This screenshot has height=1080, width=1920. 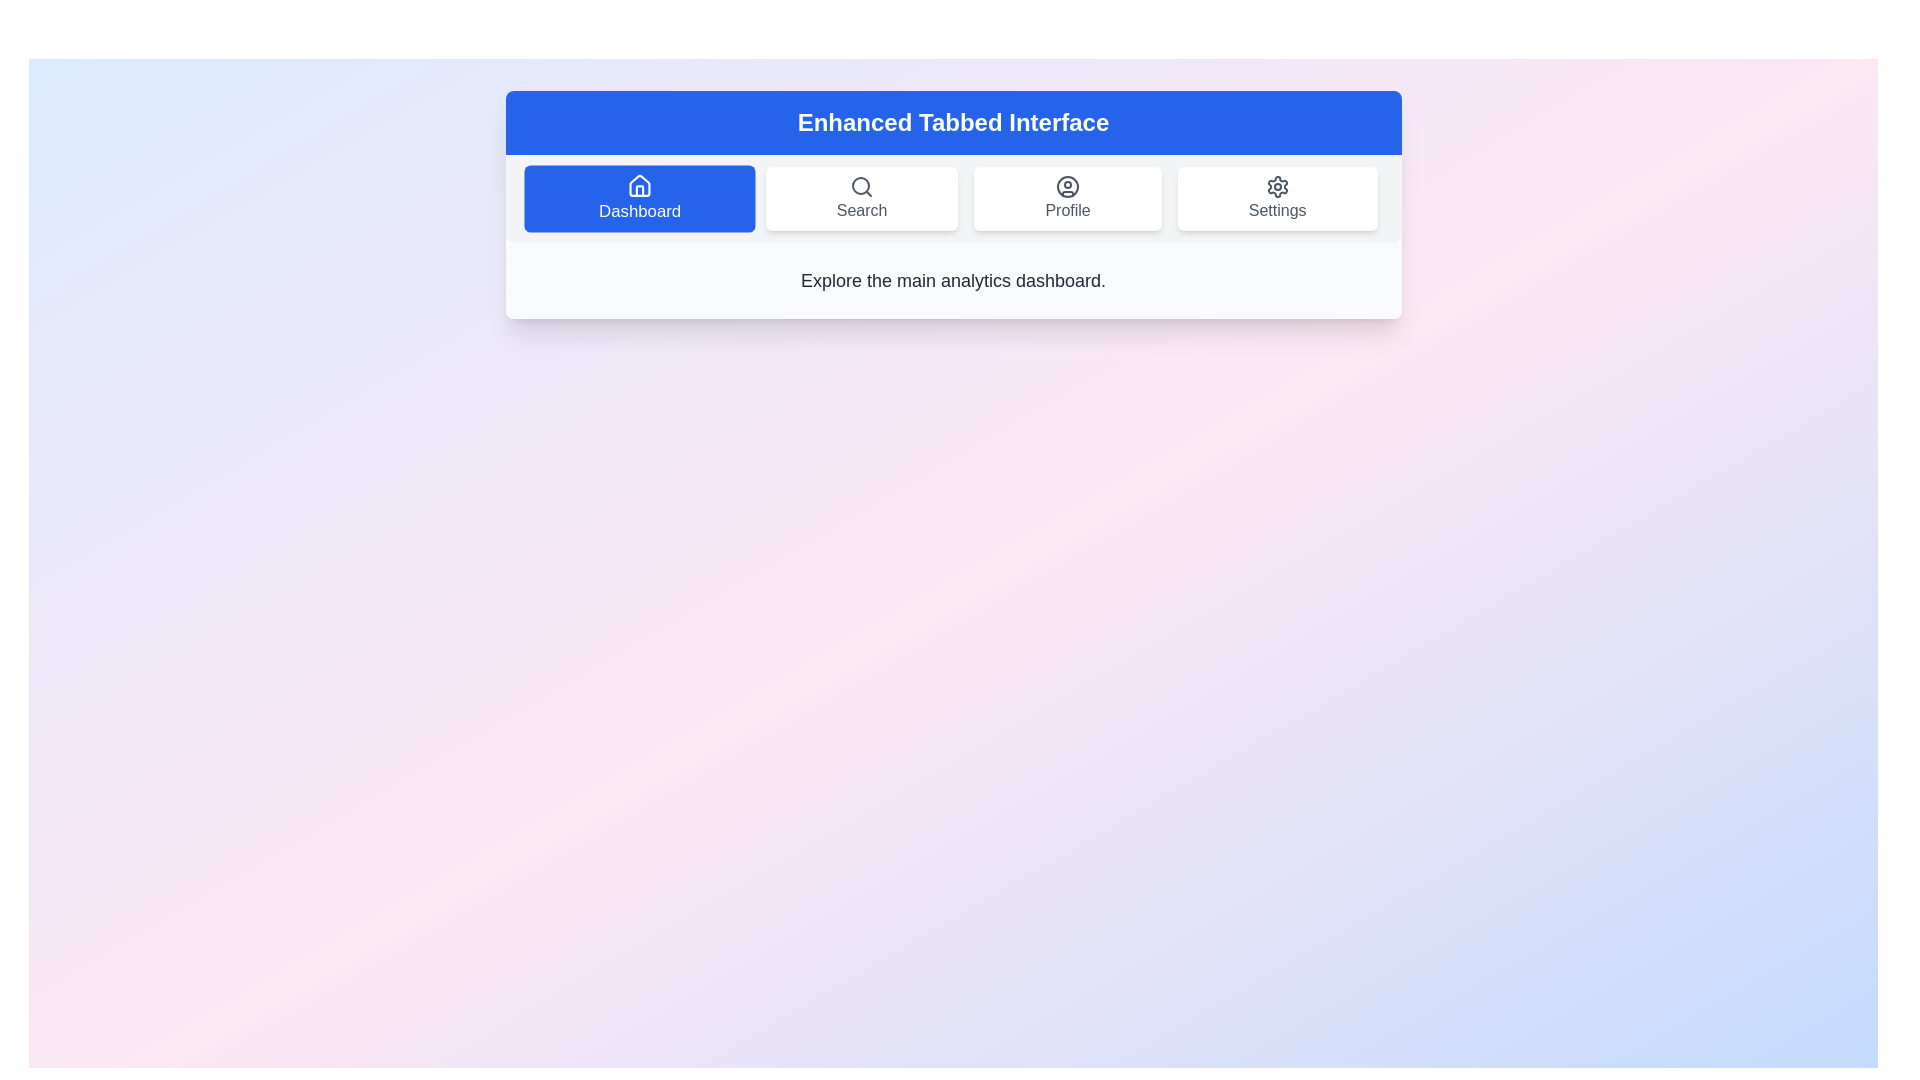 What do you see at coordinates (952, 204) in the screenshot?
I see `the tab in the Enhanced Tabbed Interface` at bounding box center [952, 204].